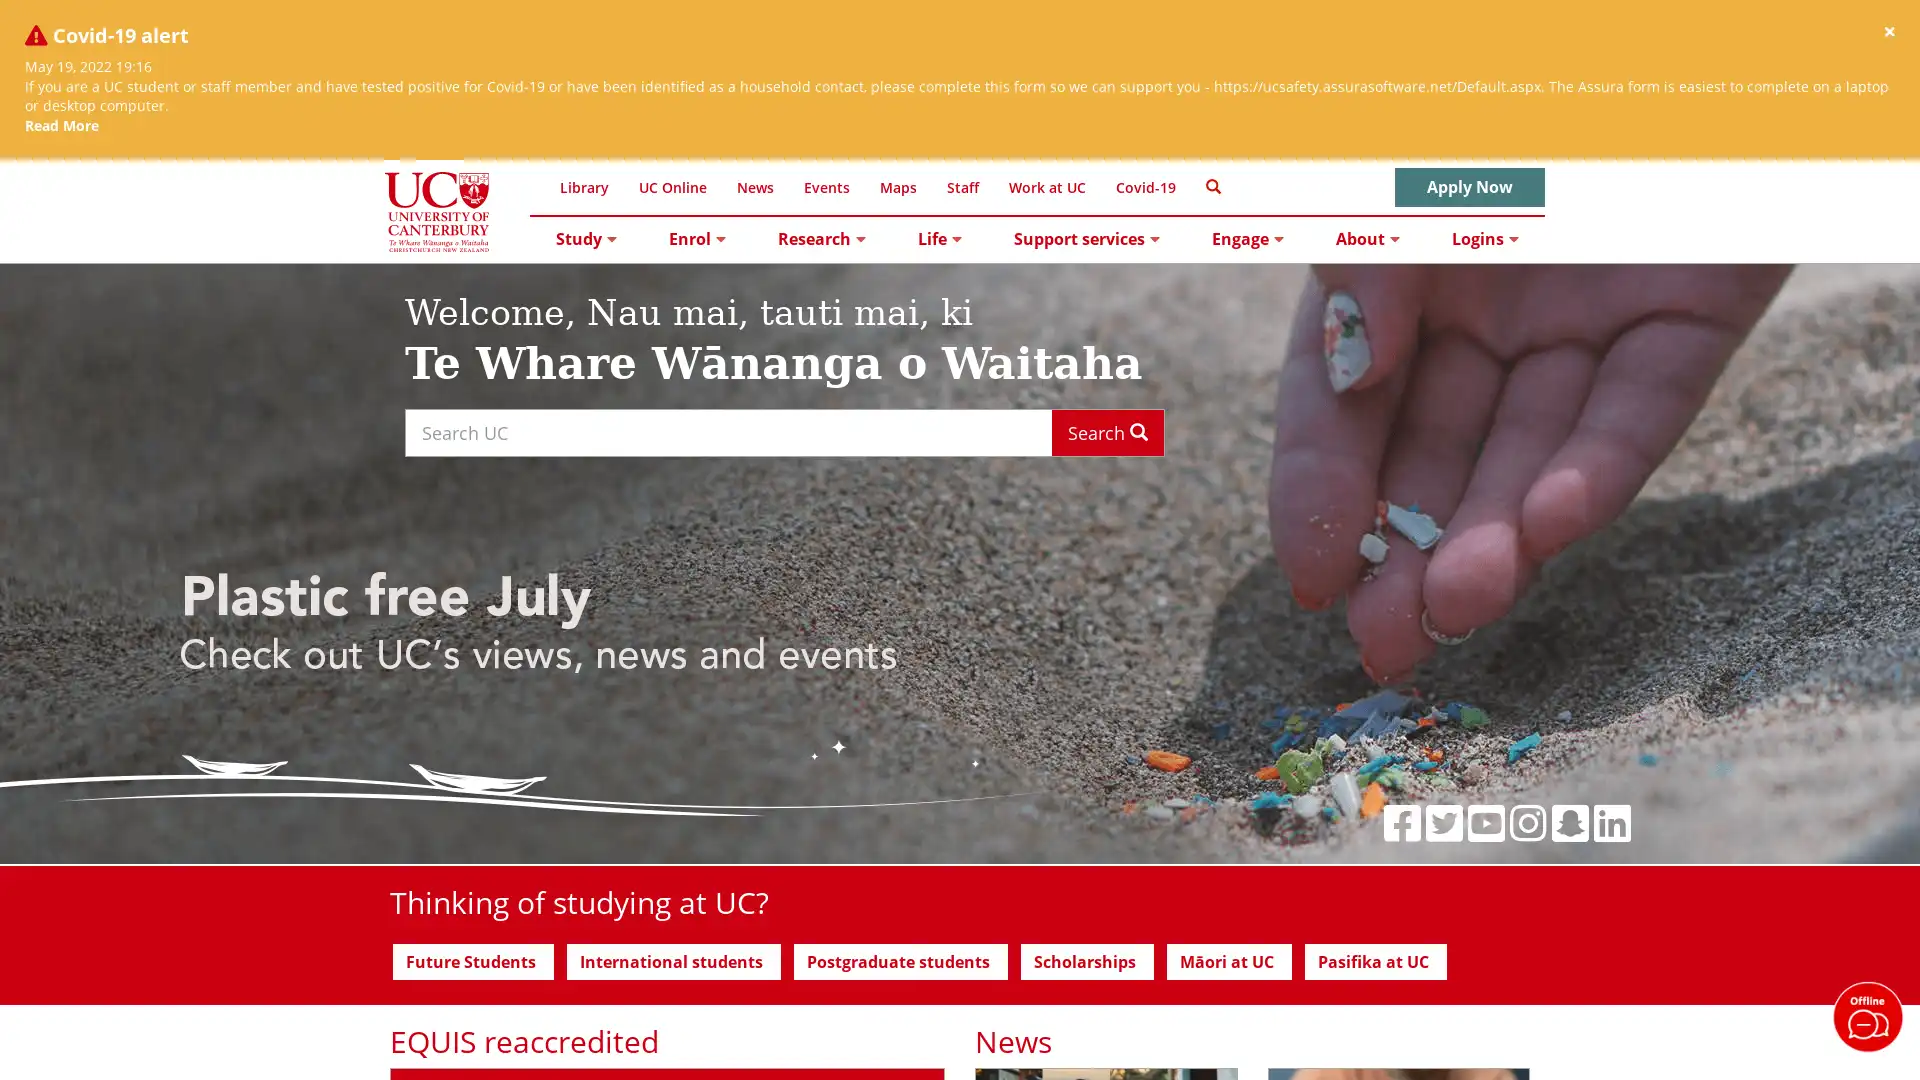  I want to click on Search, so click(1107, 431).